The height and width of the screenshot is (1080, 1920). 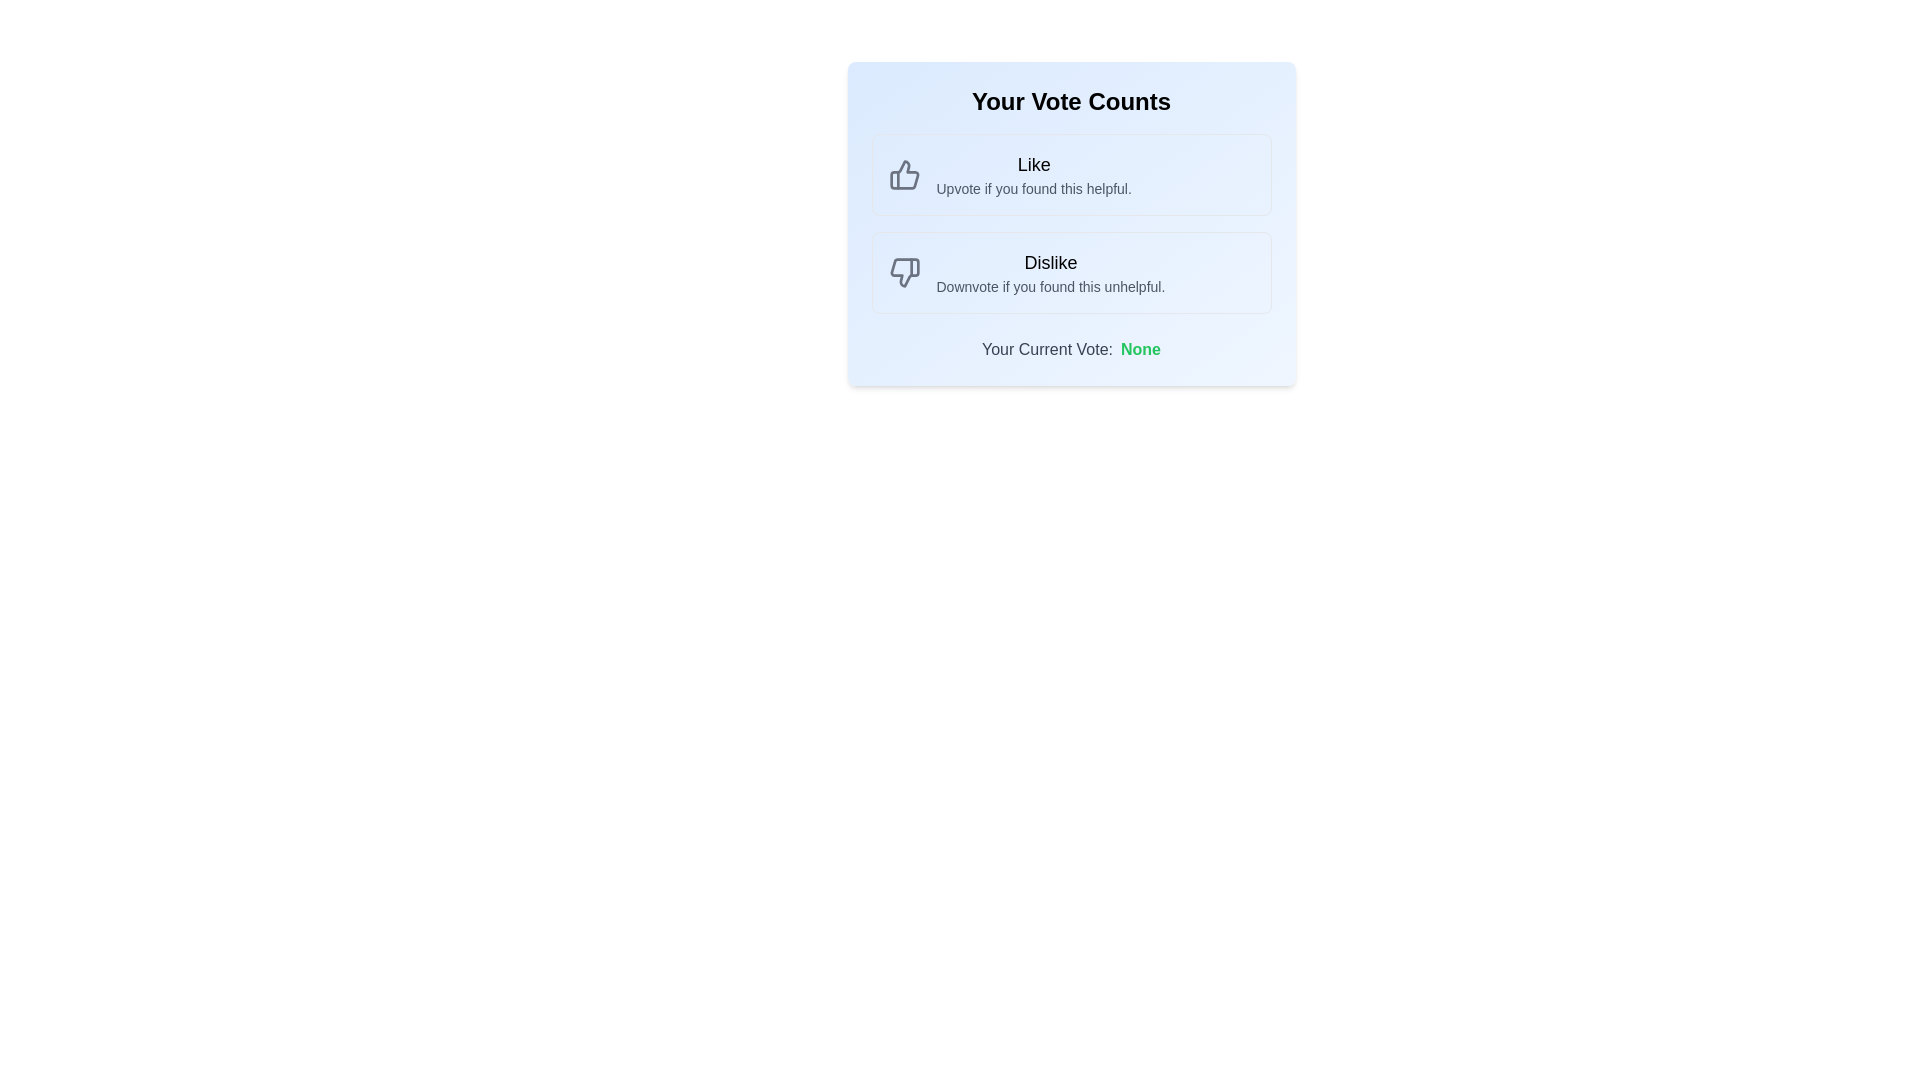 What do you see at coordinates (1034, 173) in the screenshot?
I see `the 'Like' text label that displays 'Like' in bold and 'Upvote if you found this helpful.' in gray, located within a bordered card titled 'Your Vote Counts.'` at bounding box center [1034, 173].